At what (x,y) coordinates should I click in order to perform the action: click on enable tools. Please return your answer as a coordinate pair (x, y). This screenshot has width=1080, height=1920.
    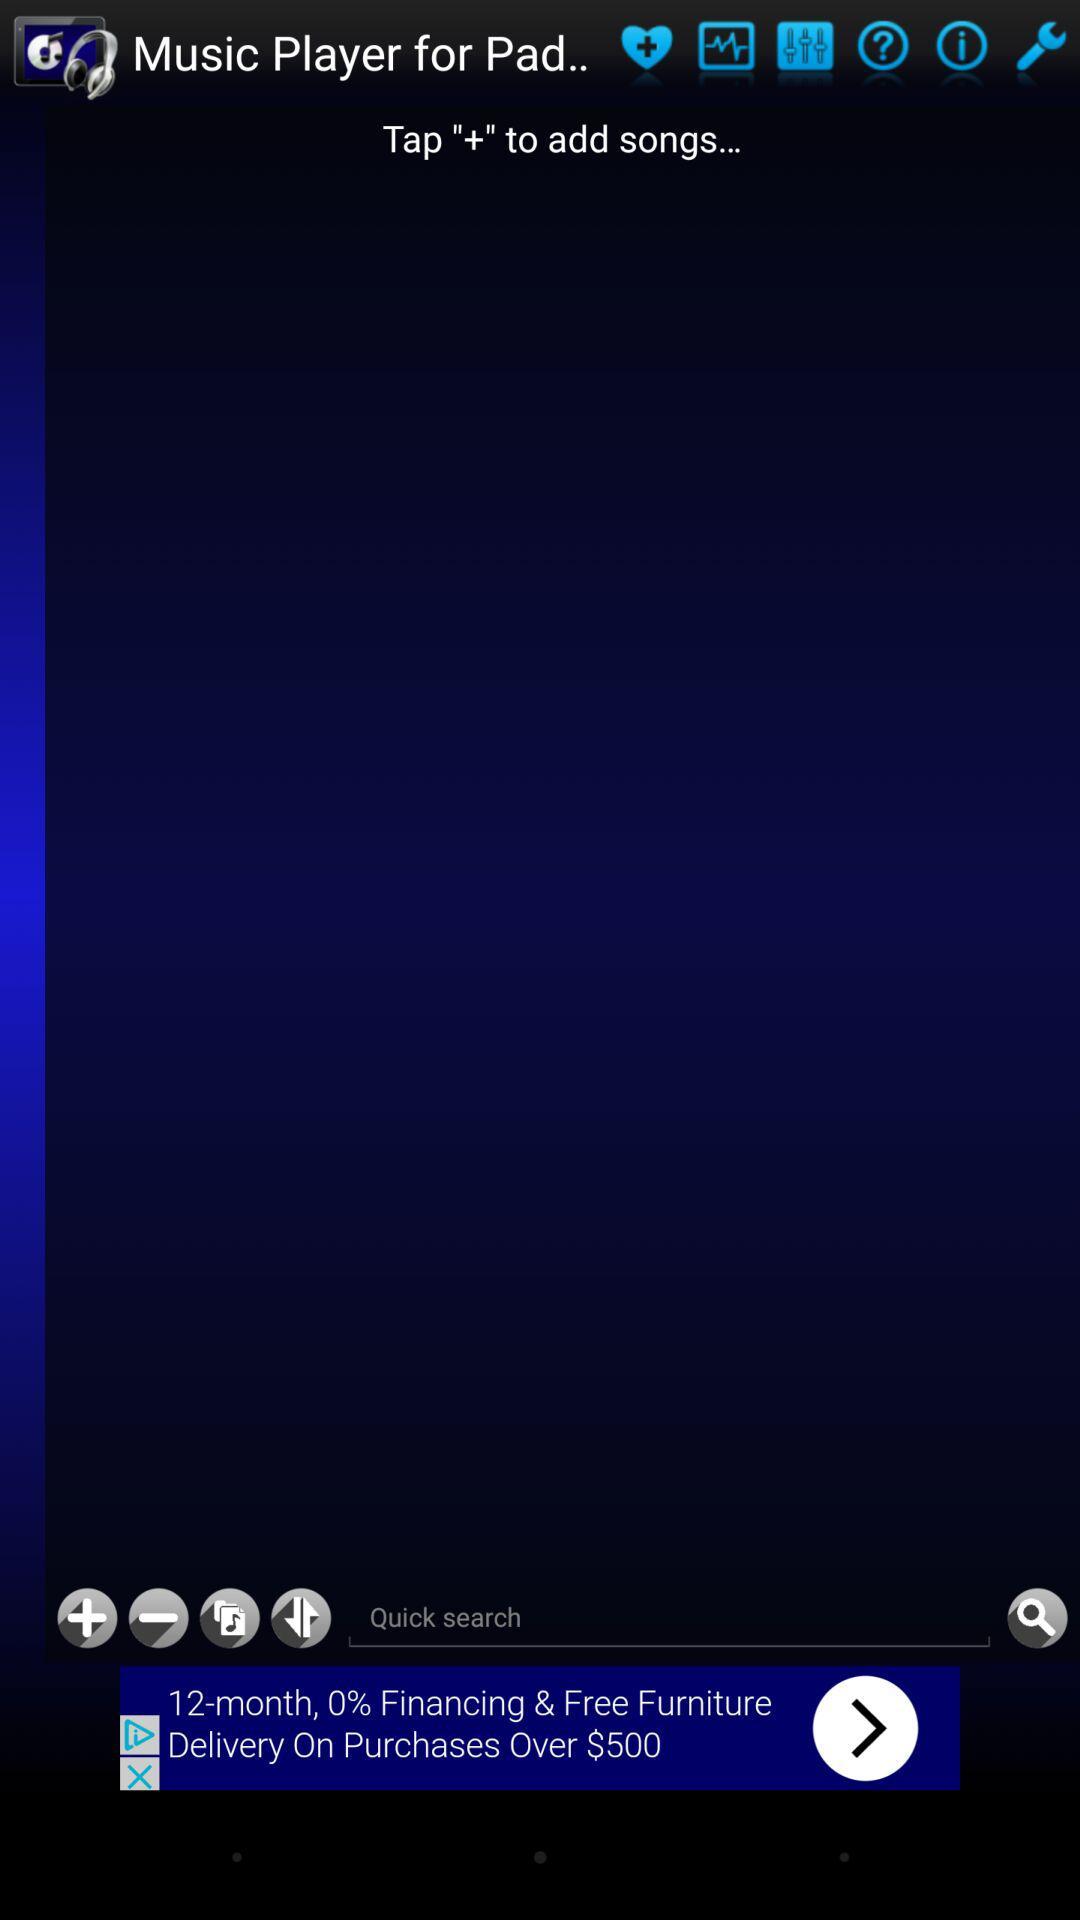
    Looking at the image, I should click on (1039, 52).